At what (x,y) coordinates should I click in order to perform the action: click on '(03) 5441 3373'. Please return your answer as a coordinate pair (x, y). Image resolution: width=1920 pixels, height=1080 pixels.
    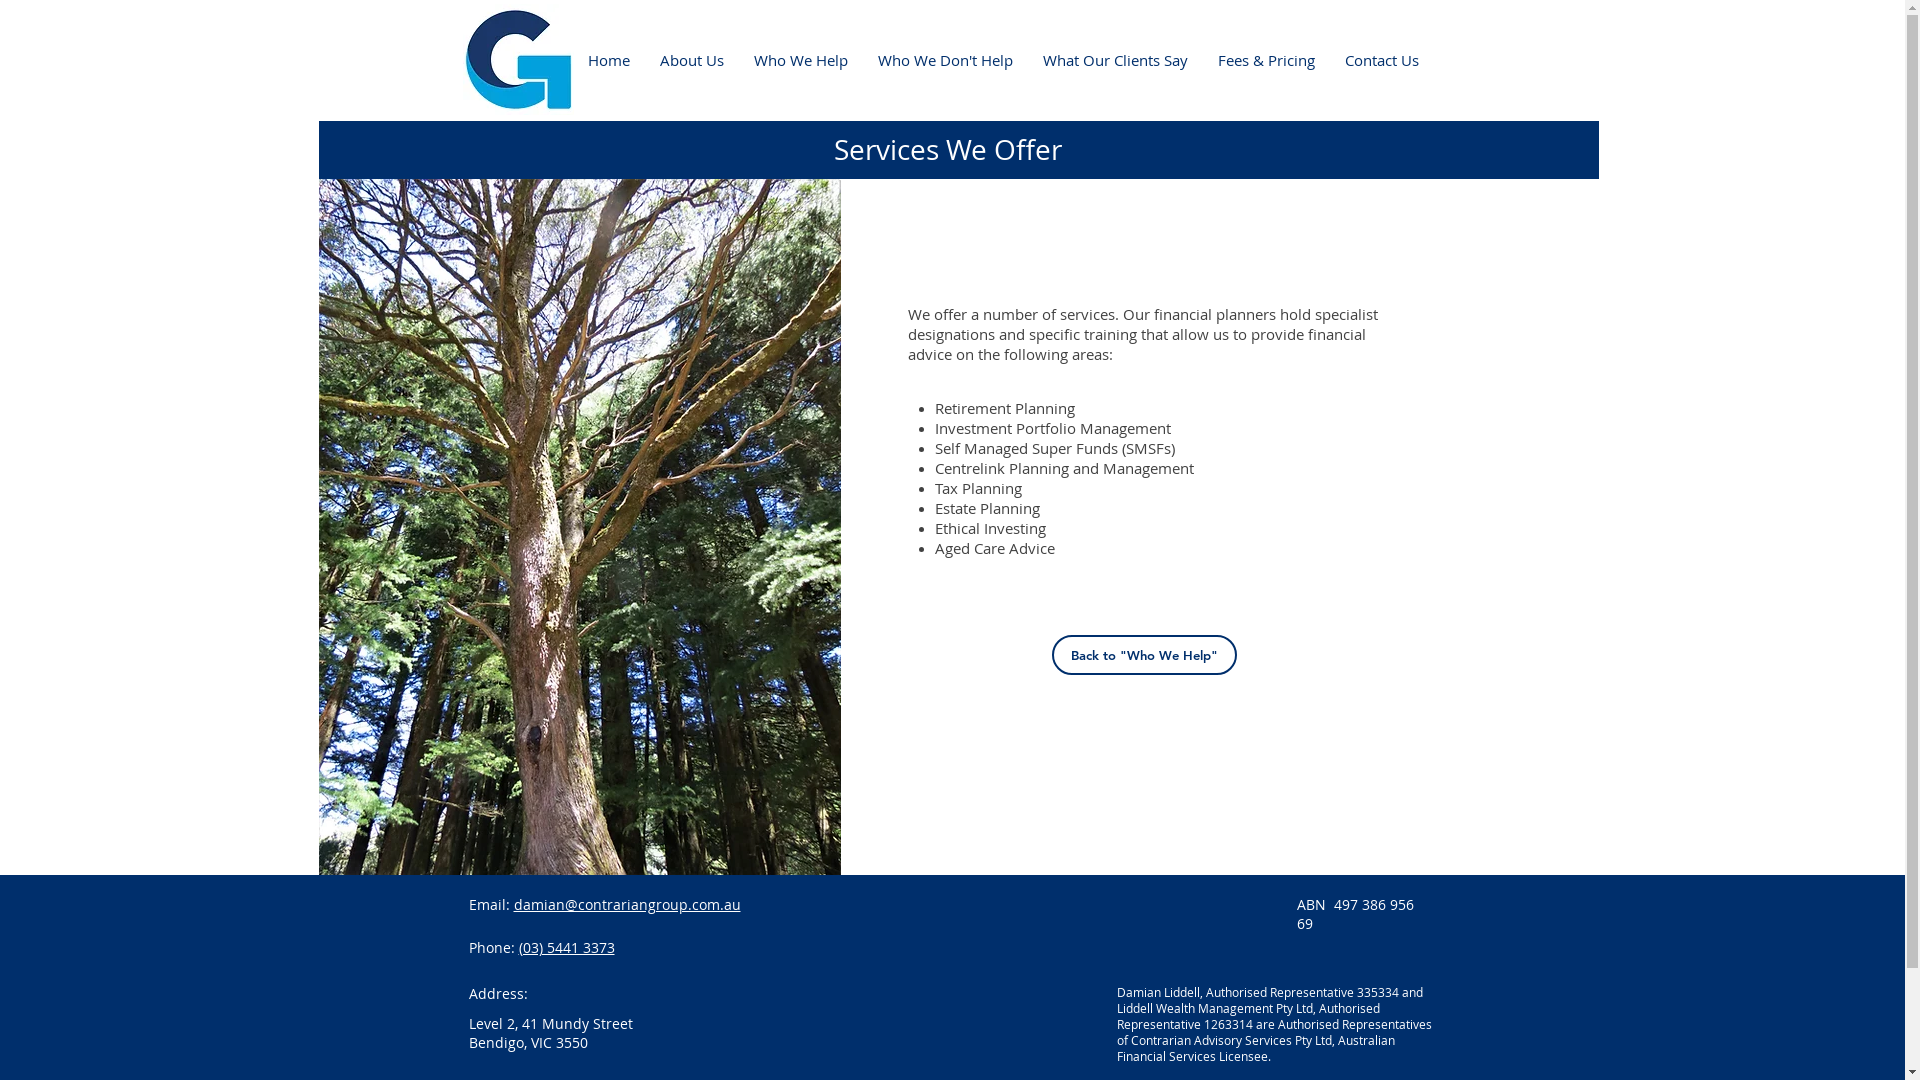
    Looking at the image, I should click on (565, 946).